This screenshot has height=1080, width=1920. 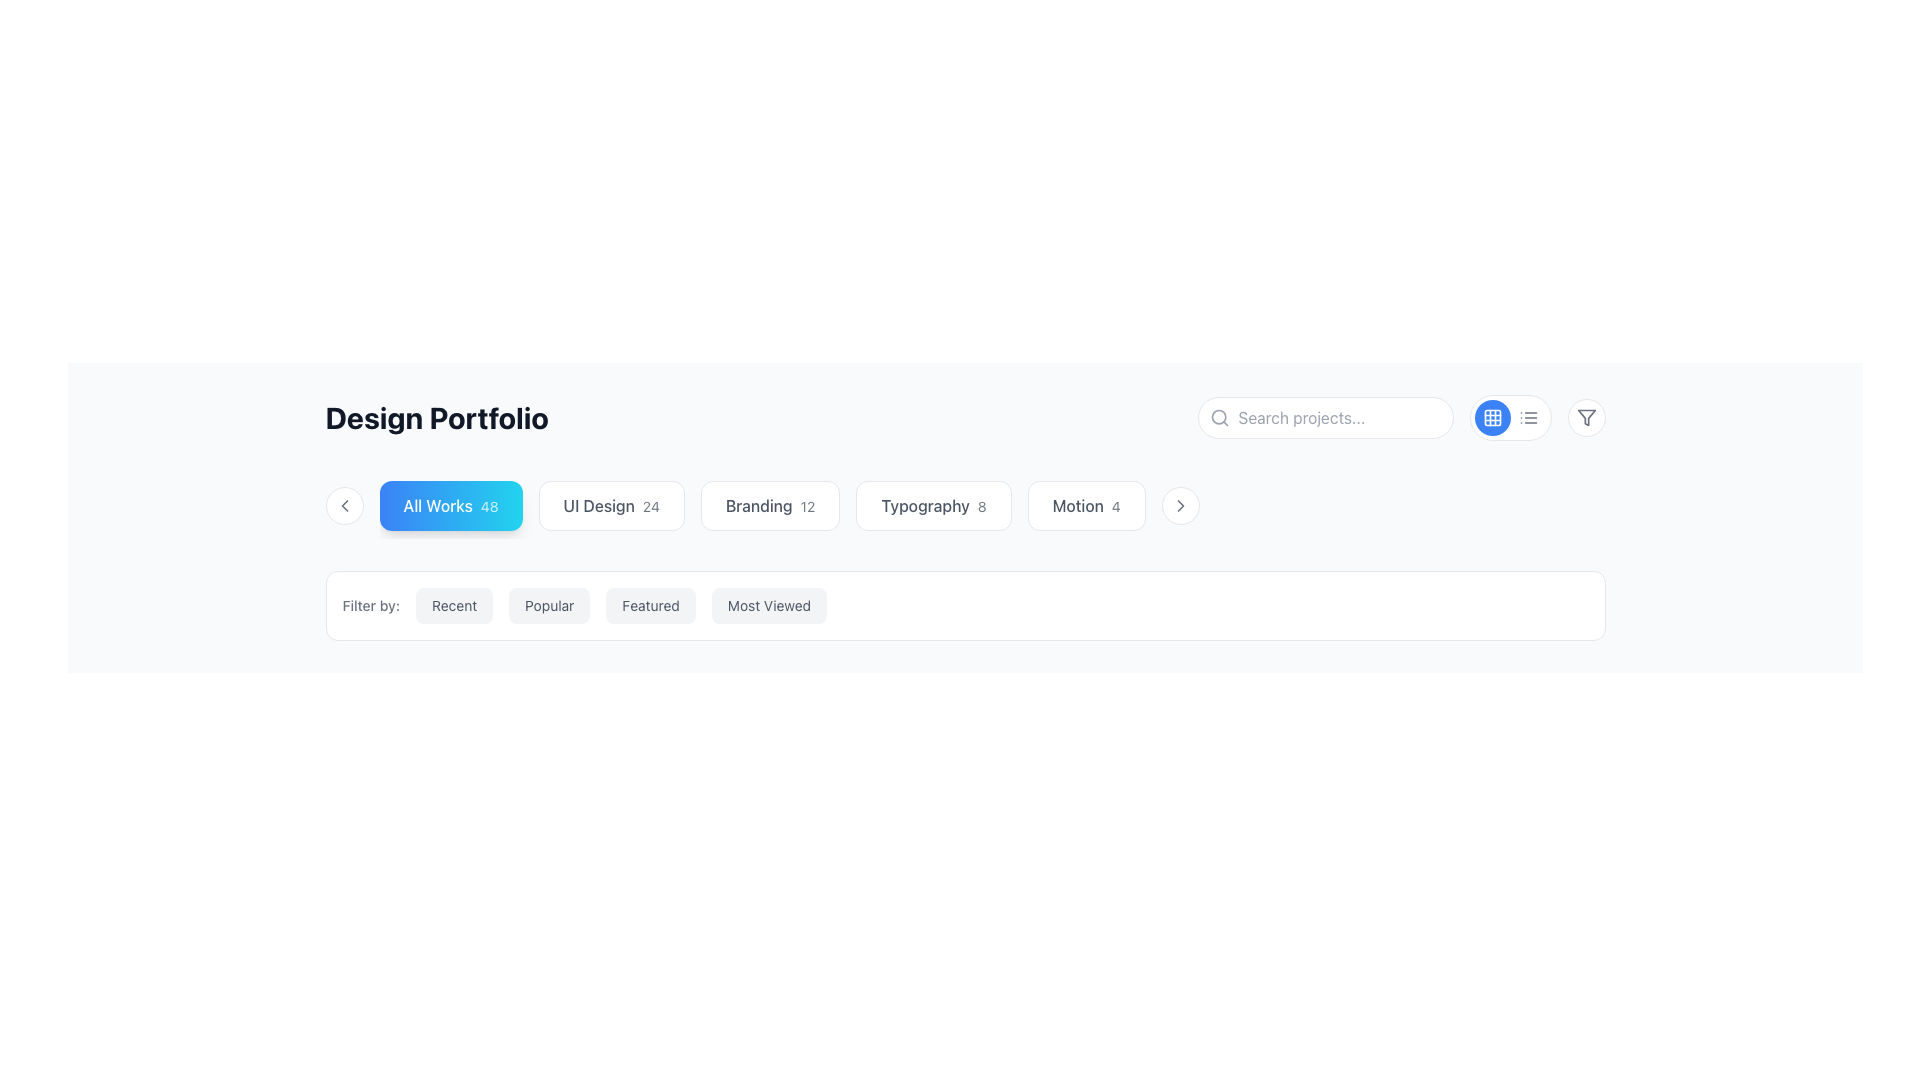 I want to click on the Text Label that indicates a category or section related to UI Design, located in a horizontal list of selectable options near the numerical indicator '24', so click(x=598, y=504).